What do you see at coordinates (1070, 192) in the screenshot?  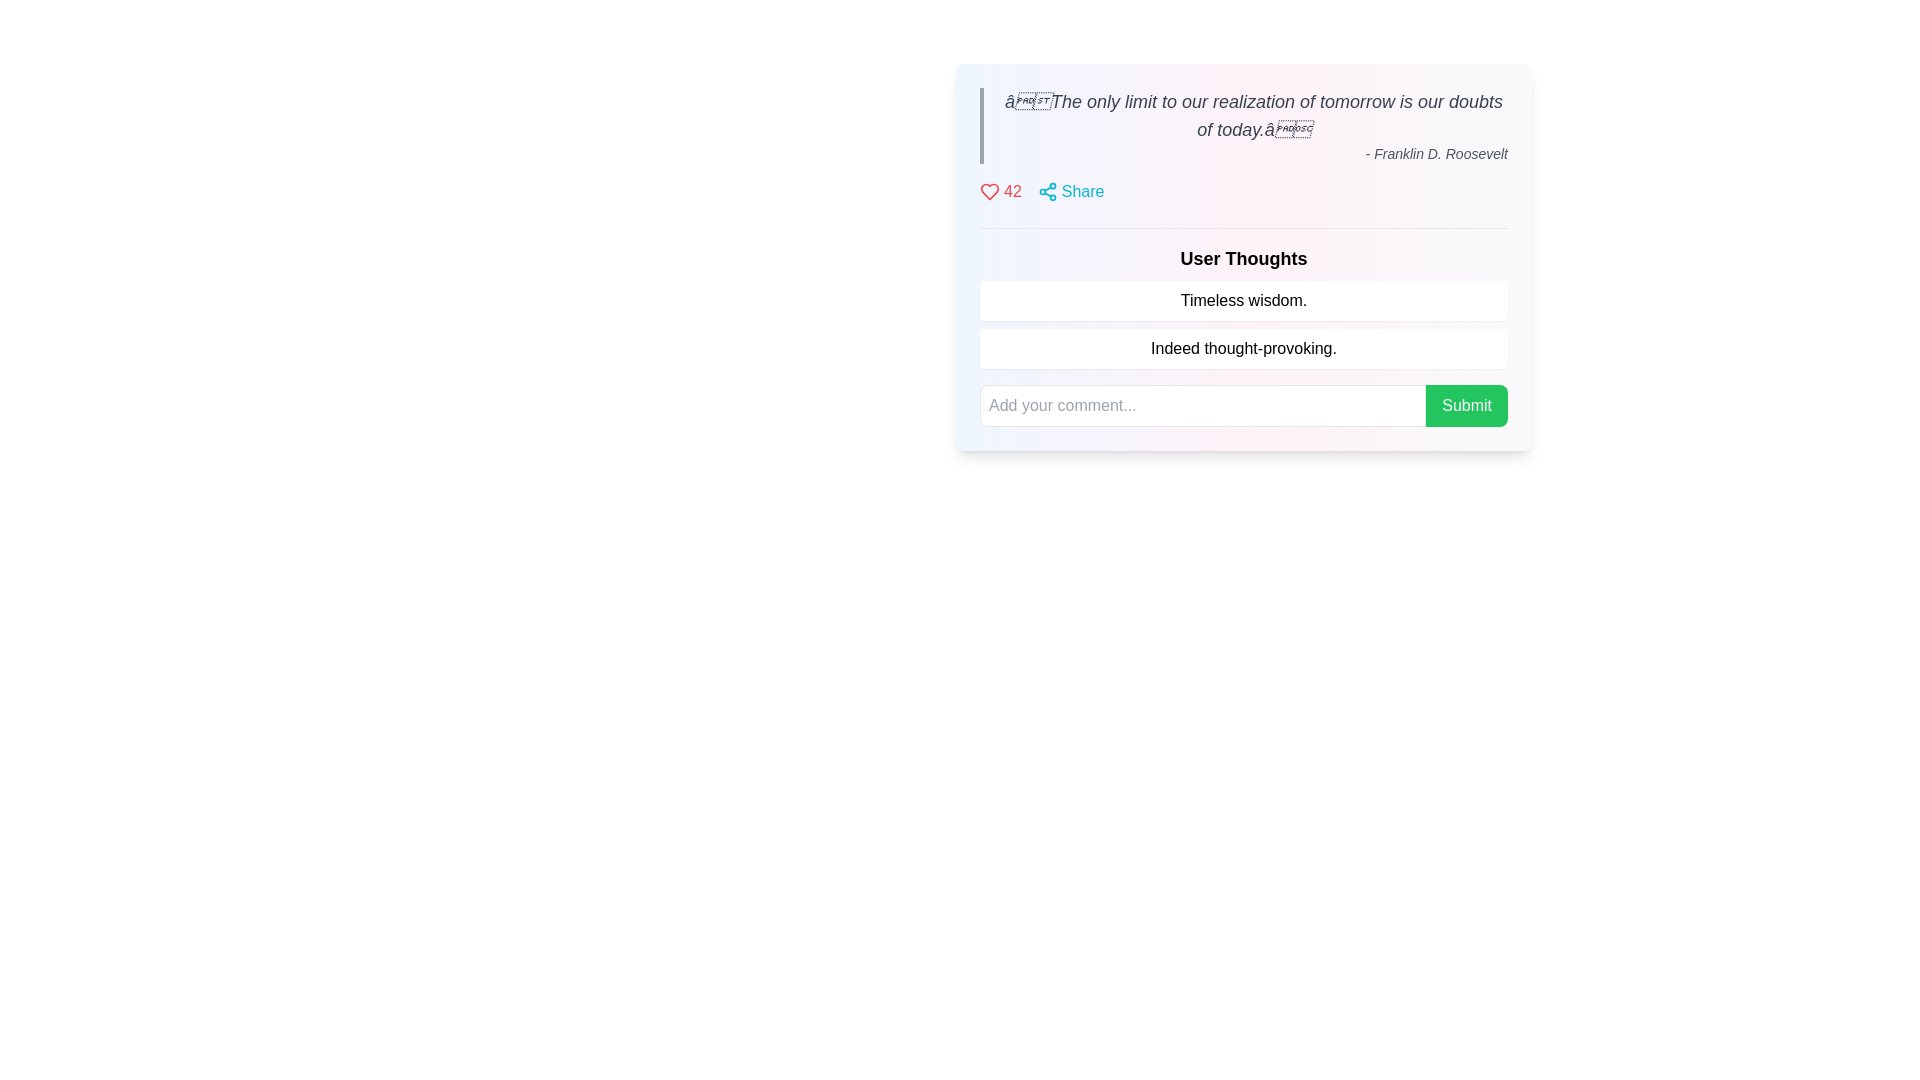 I see `the interactive sharing button located in the upper region of the card, immediately to the right of the red '42' text` at bounding box center [1070, 192].